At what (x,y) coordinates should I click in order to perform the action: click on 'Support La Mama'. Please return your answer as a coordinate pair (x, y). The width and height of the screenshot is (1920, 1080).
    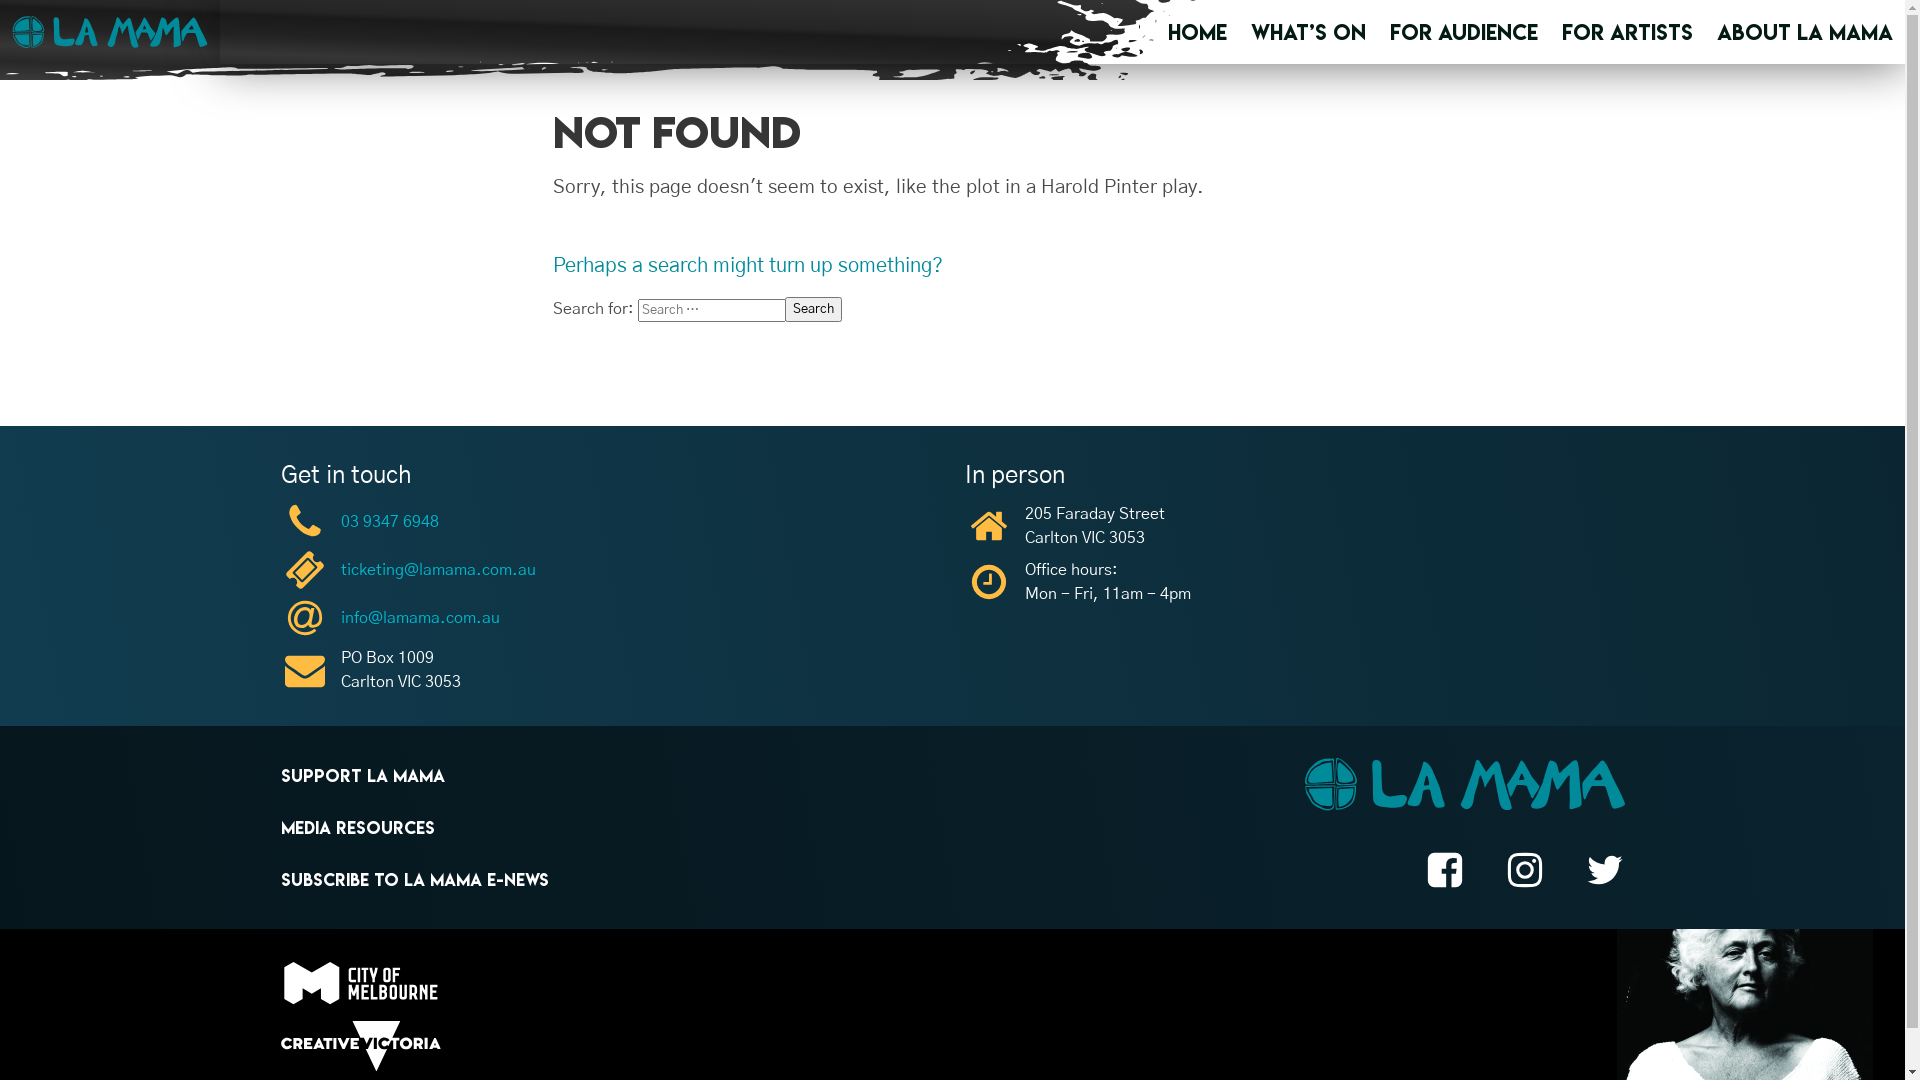
    Looking at the image, I should click on (361, 774).